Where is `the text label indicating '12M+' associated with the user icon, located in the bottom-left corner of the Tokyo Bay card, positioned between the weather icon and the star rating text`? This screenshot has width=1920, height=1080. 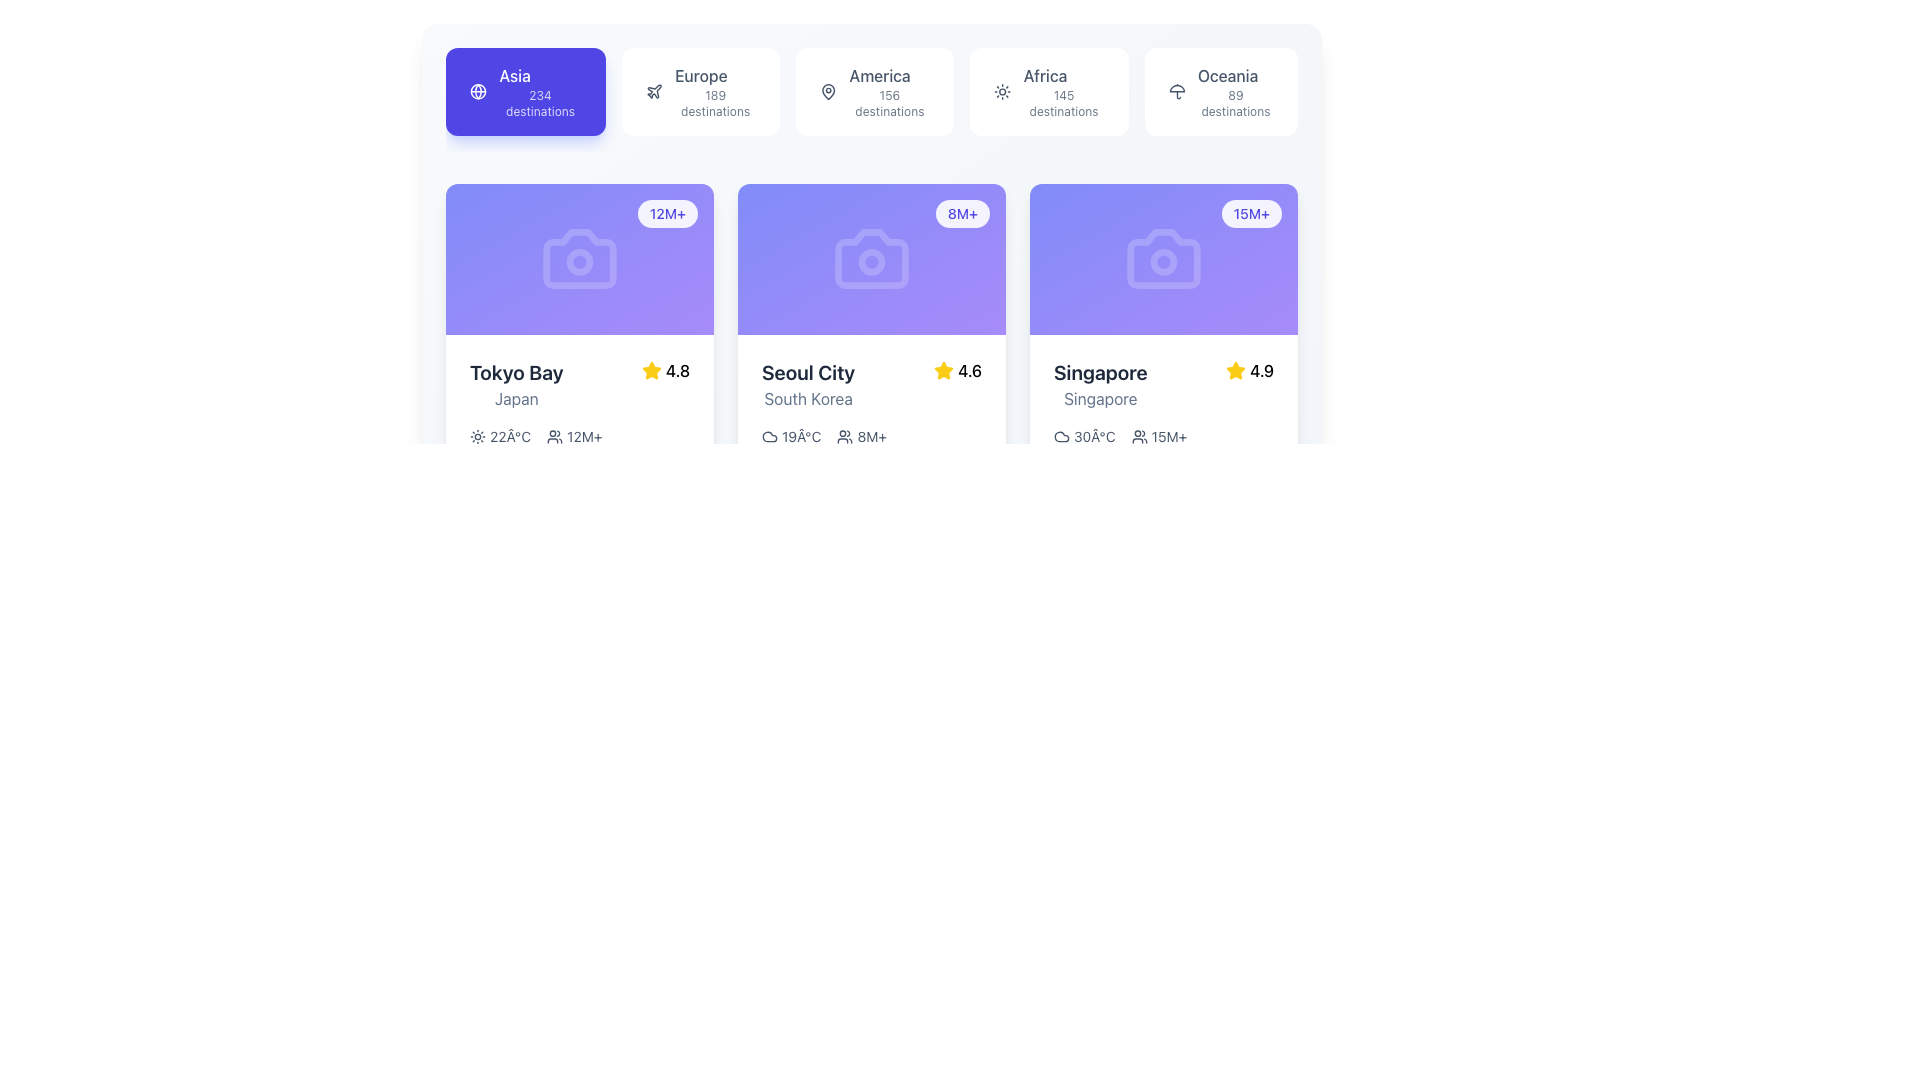 the text label indicating '12M+' associated with the user icon, located in the bottom-left corner of the Tokyo Bay card, positioned between the weather icon and the star rating text is located at coordinates (573, 435).